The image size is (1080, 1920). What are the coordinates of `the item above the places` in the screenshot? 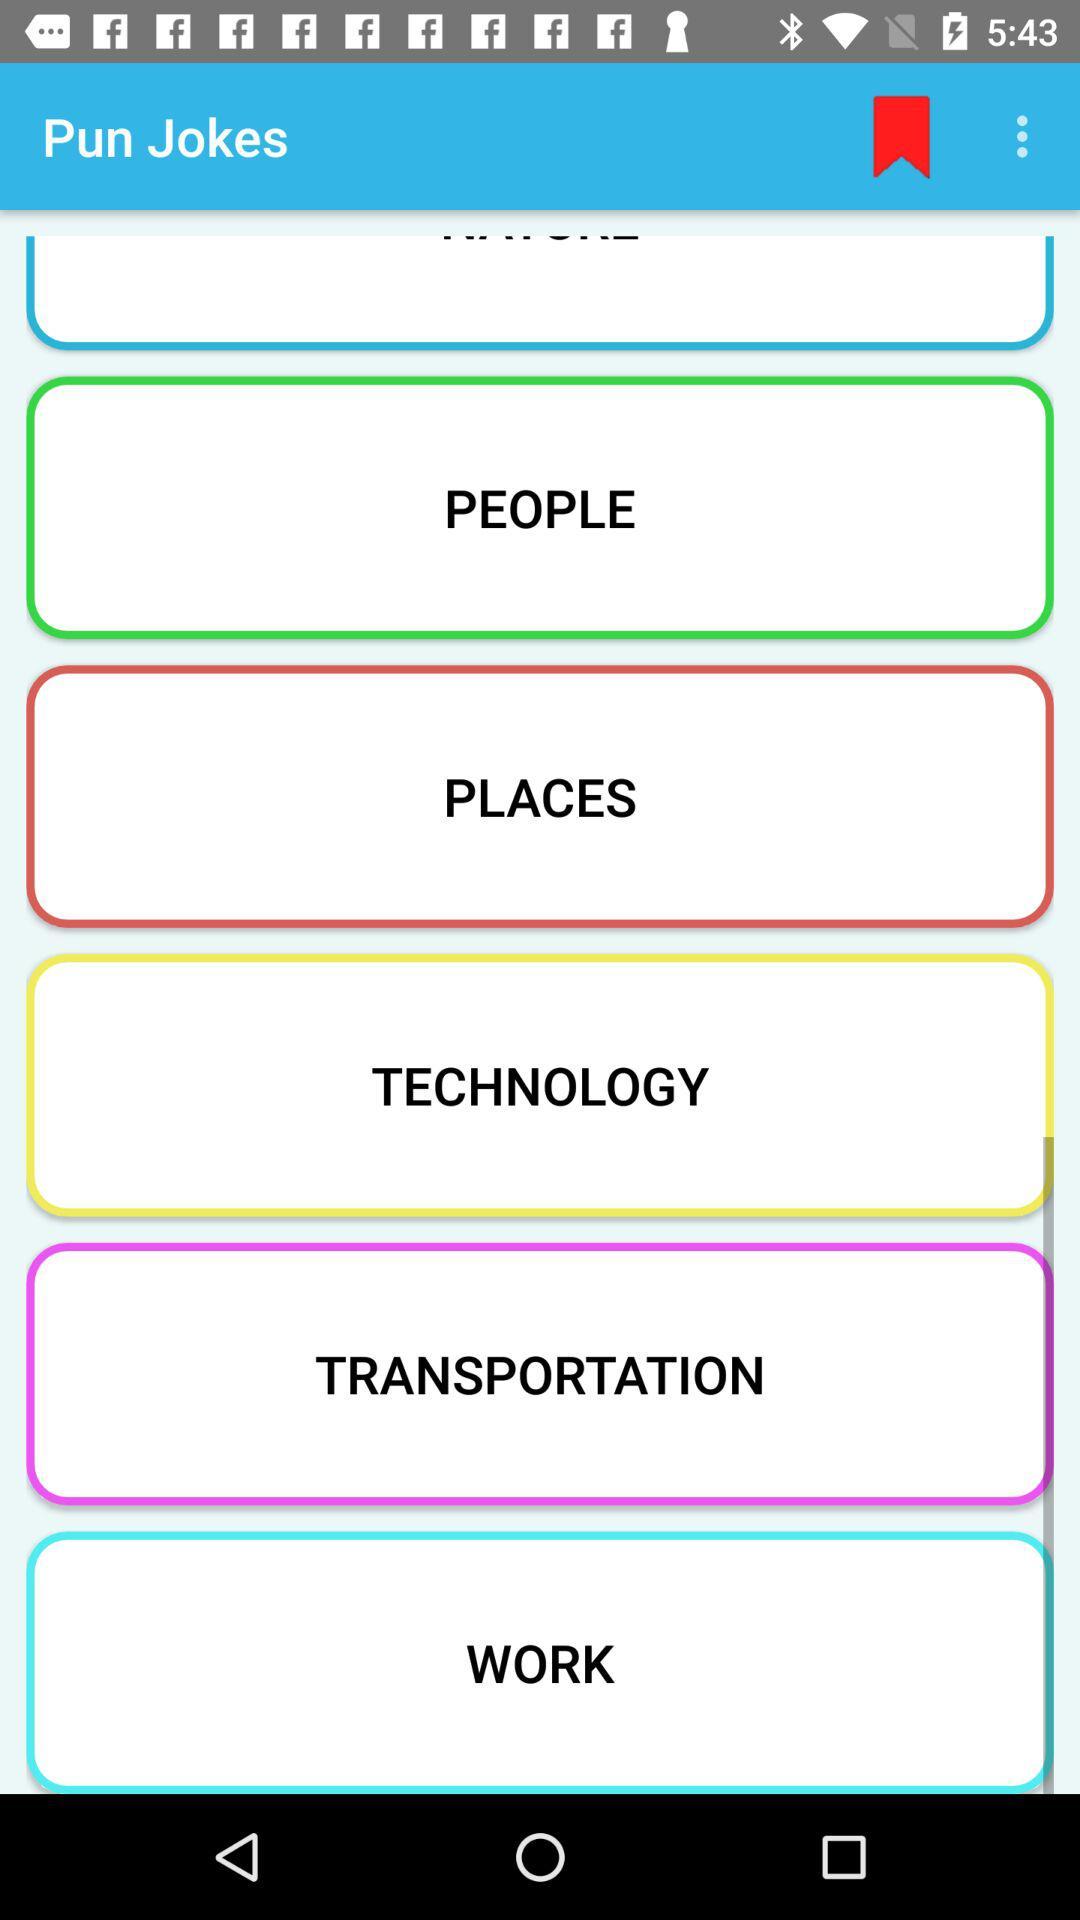 It's located at (540, 507).